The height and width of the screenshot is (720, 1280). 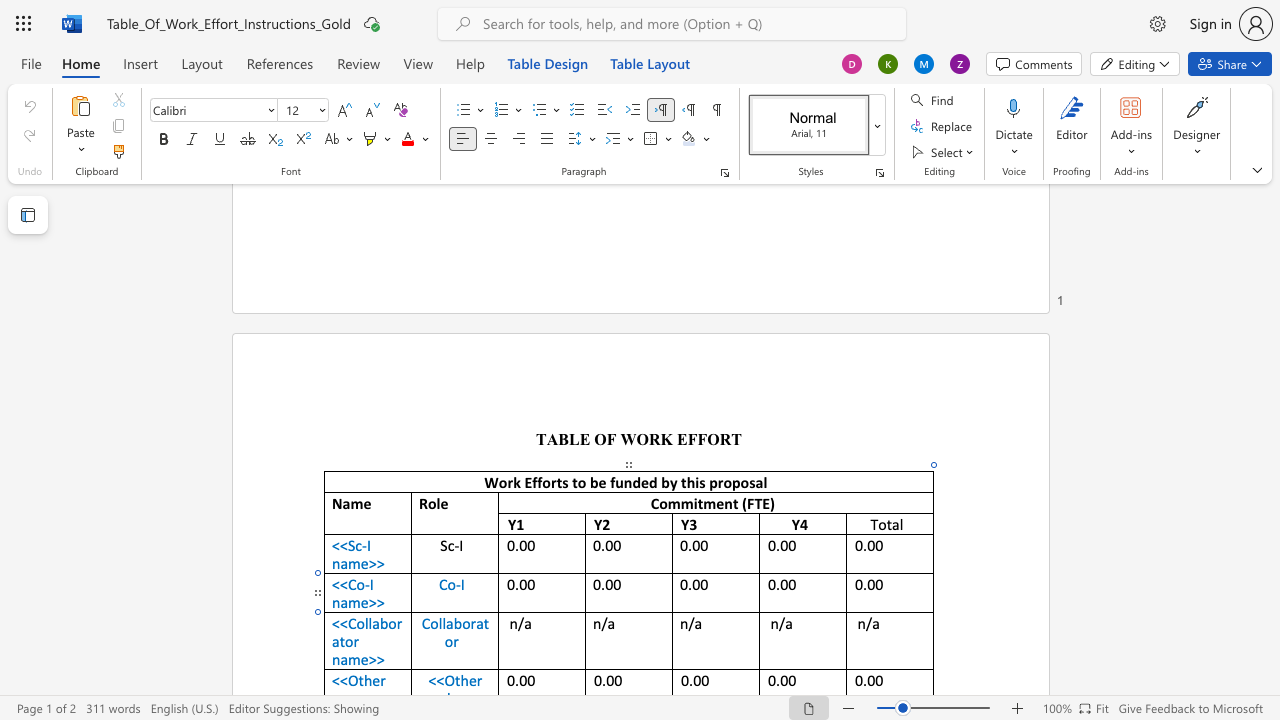 What do you see at coordinates (436, 622) in the screenshot?
I see `the space between the continuous character "o" and "l" in the text` at bounding box center [436, 622].